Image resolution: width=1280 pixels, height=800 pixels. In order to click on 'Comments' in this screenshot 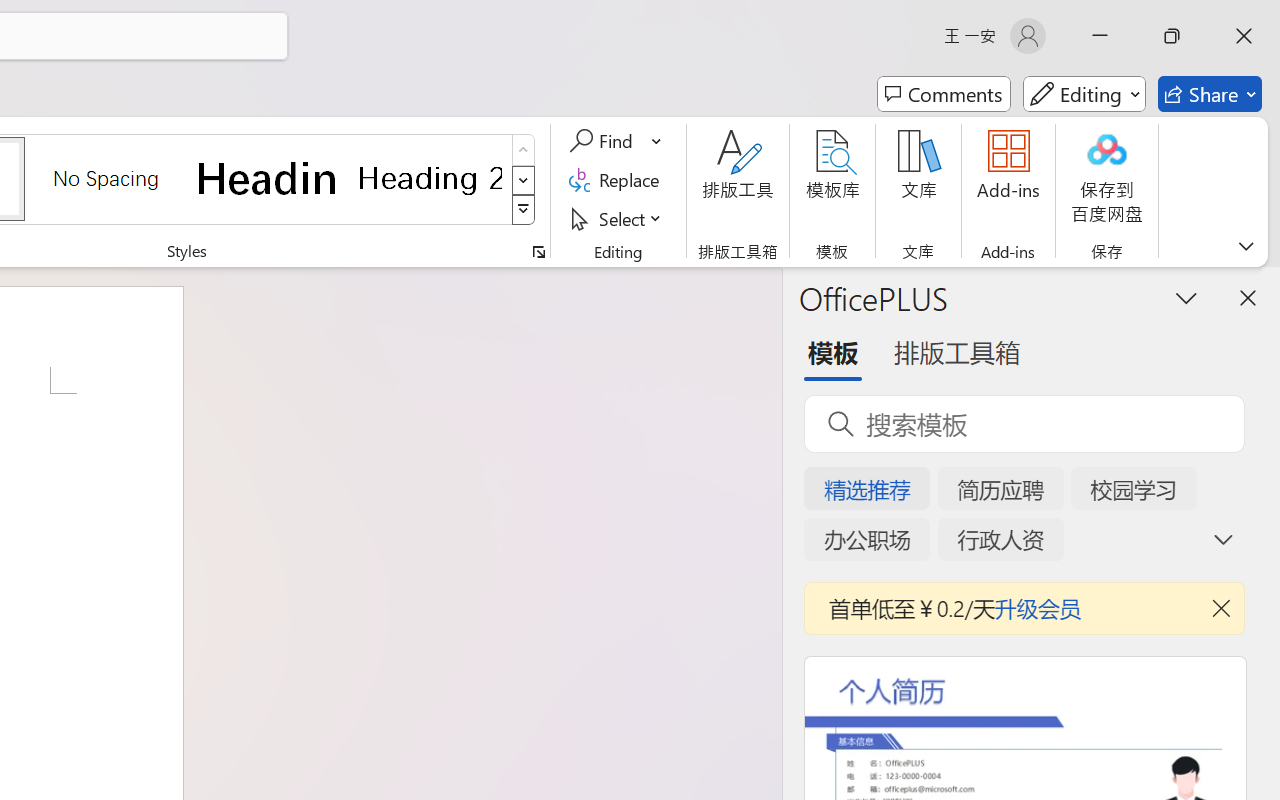, I will do `click(943, 94)`.